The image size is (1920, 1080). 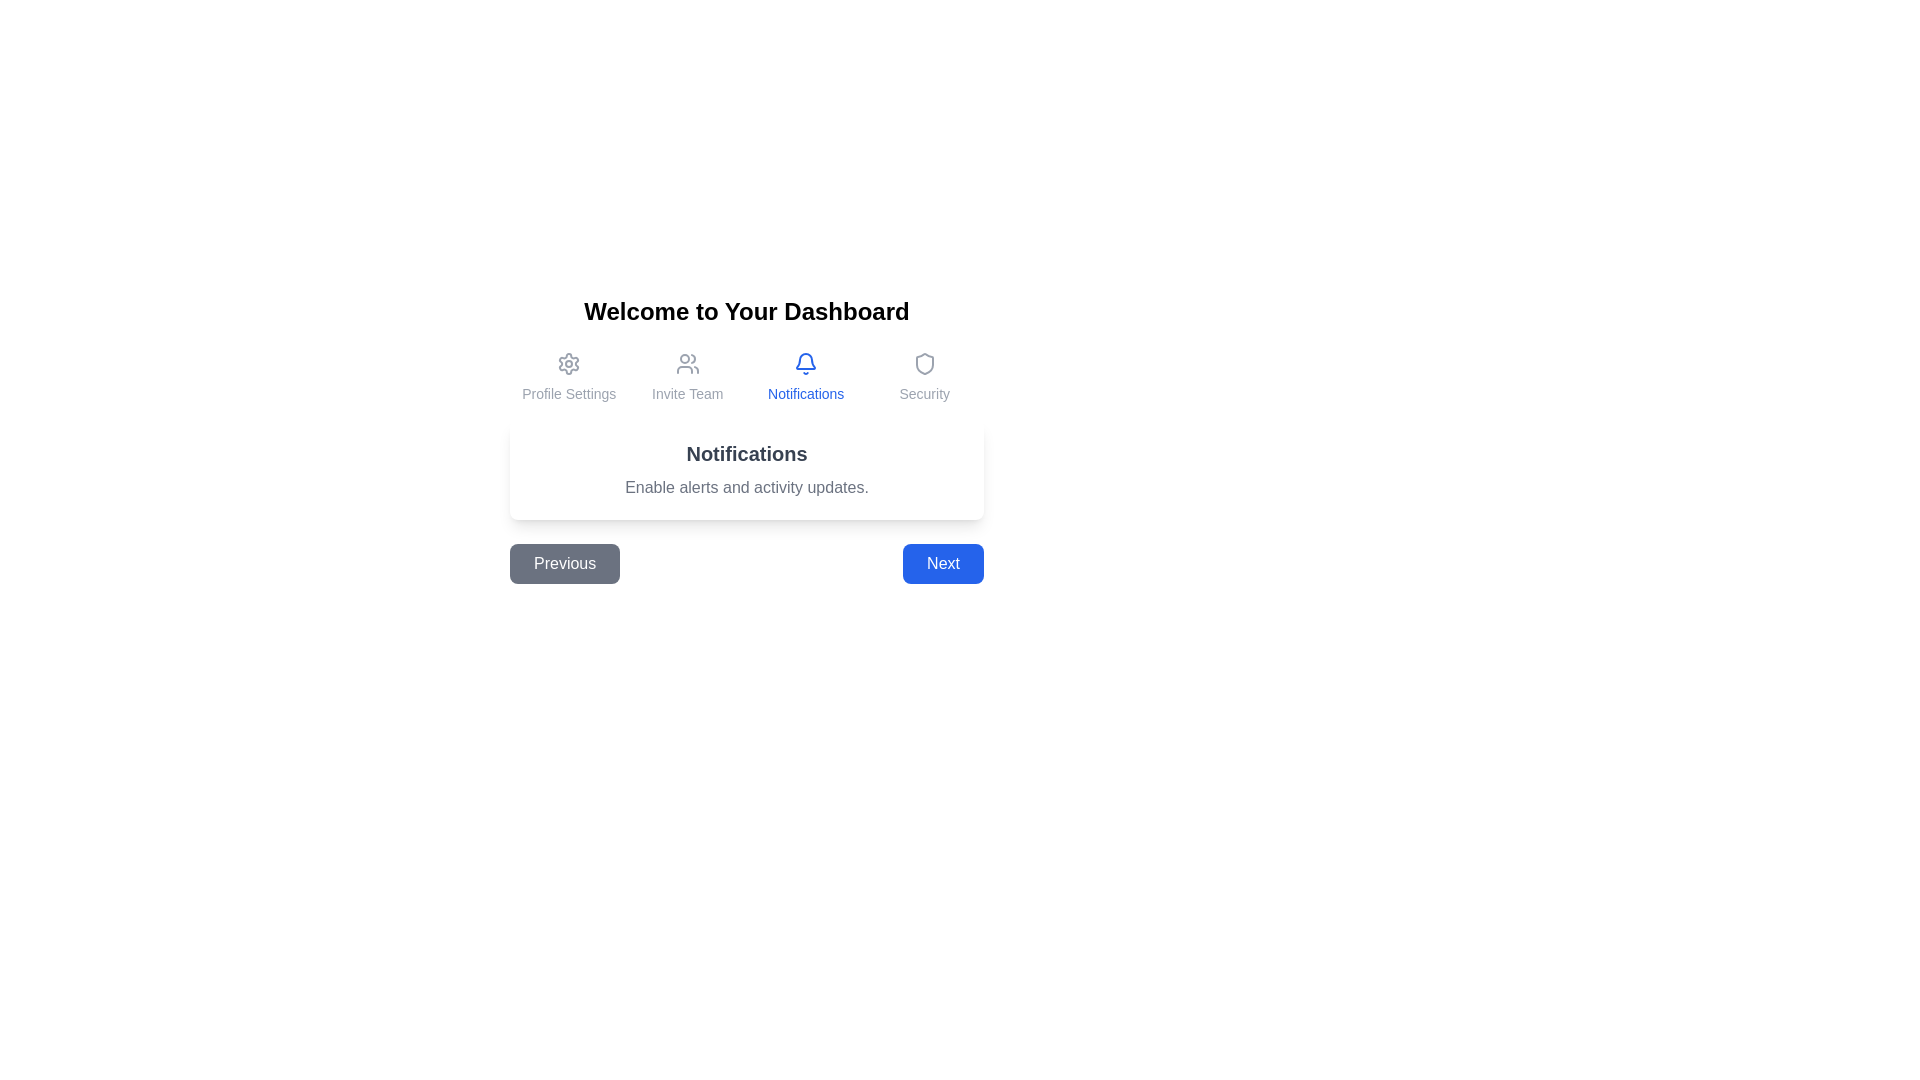 I want to click on the 'Invite Team' text label, which is styled with a smaller font size and medium font weight, positioned below the group of people icon in a vertical layout, so click(x=687, y=393).